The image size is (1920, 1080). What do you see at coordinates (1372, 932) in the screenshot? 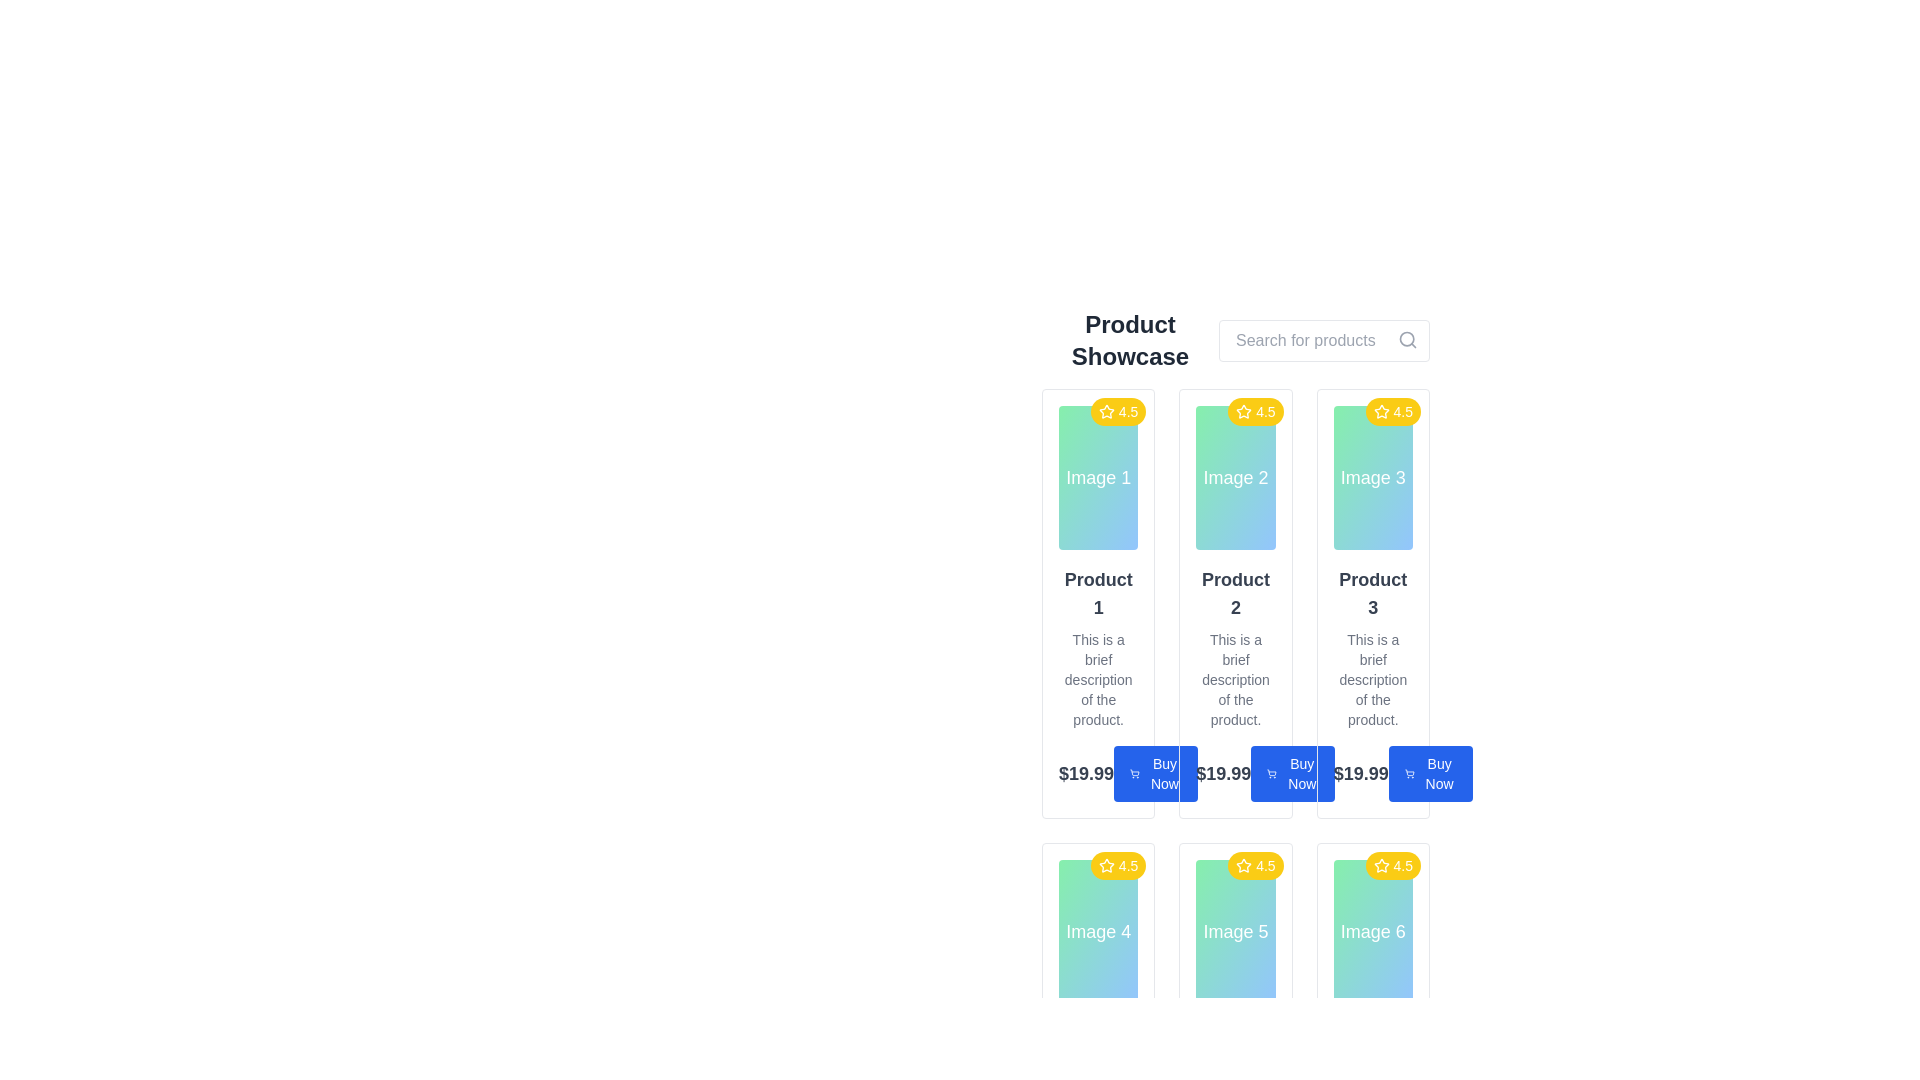
I see `text label displaying 'Image 6' which is located at the center of the sixth product card in the grid layout, on a gradient background transitioning from green to blue` at bounding box center [1372, 932].